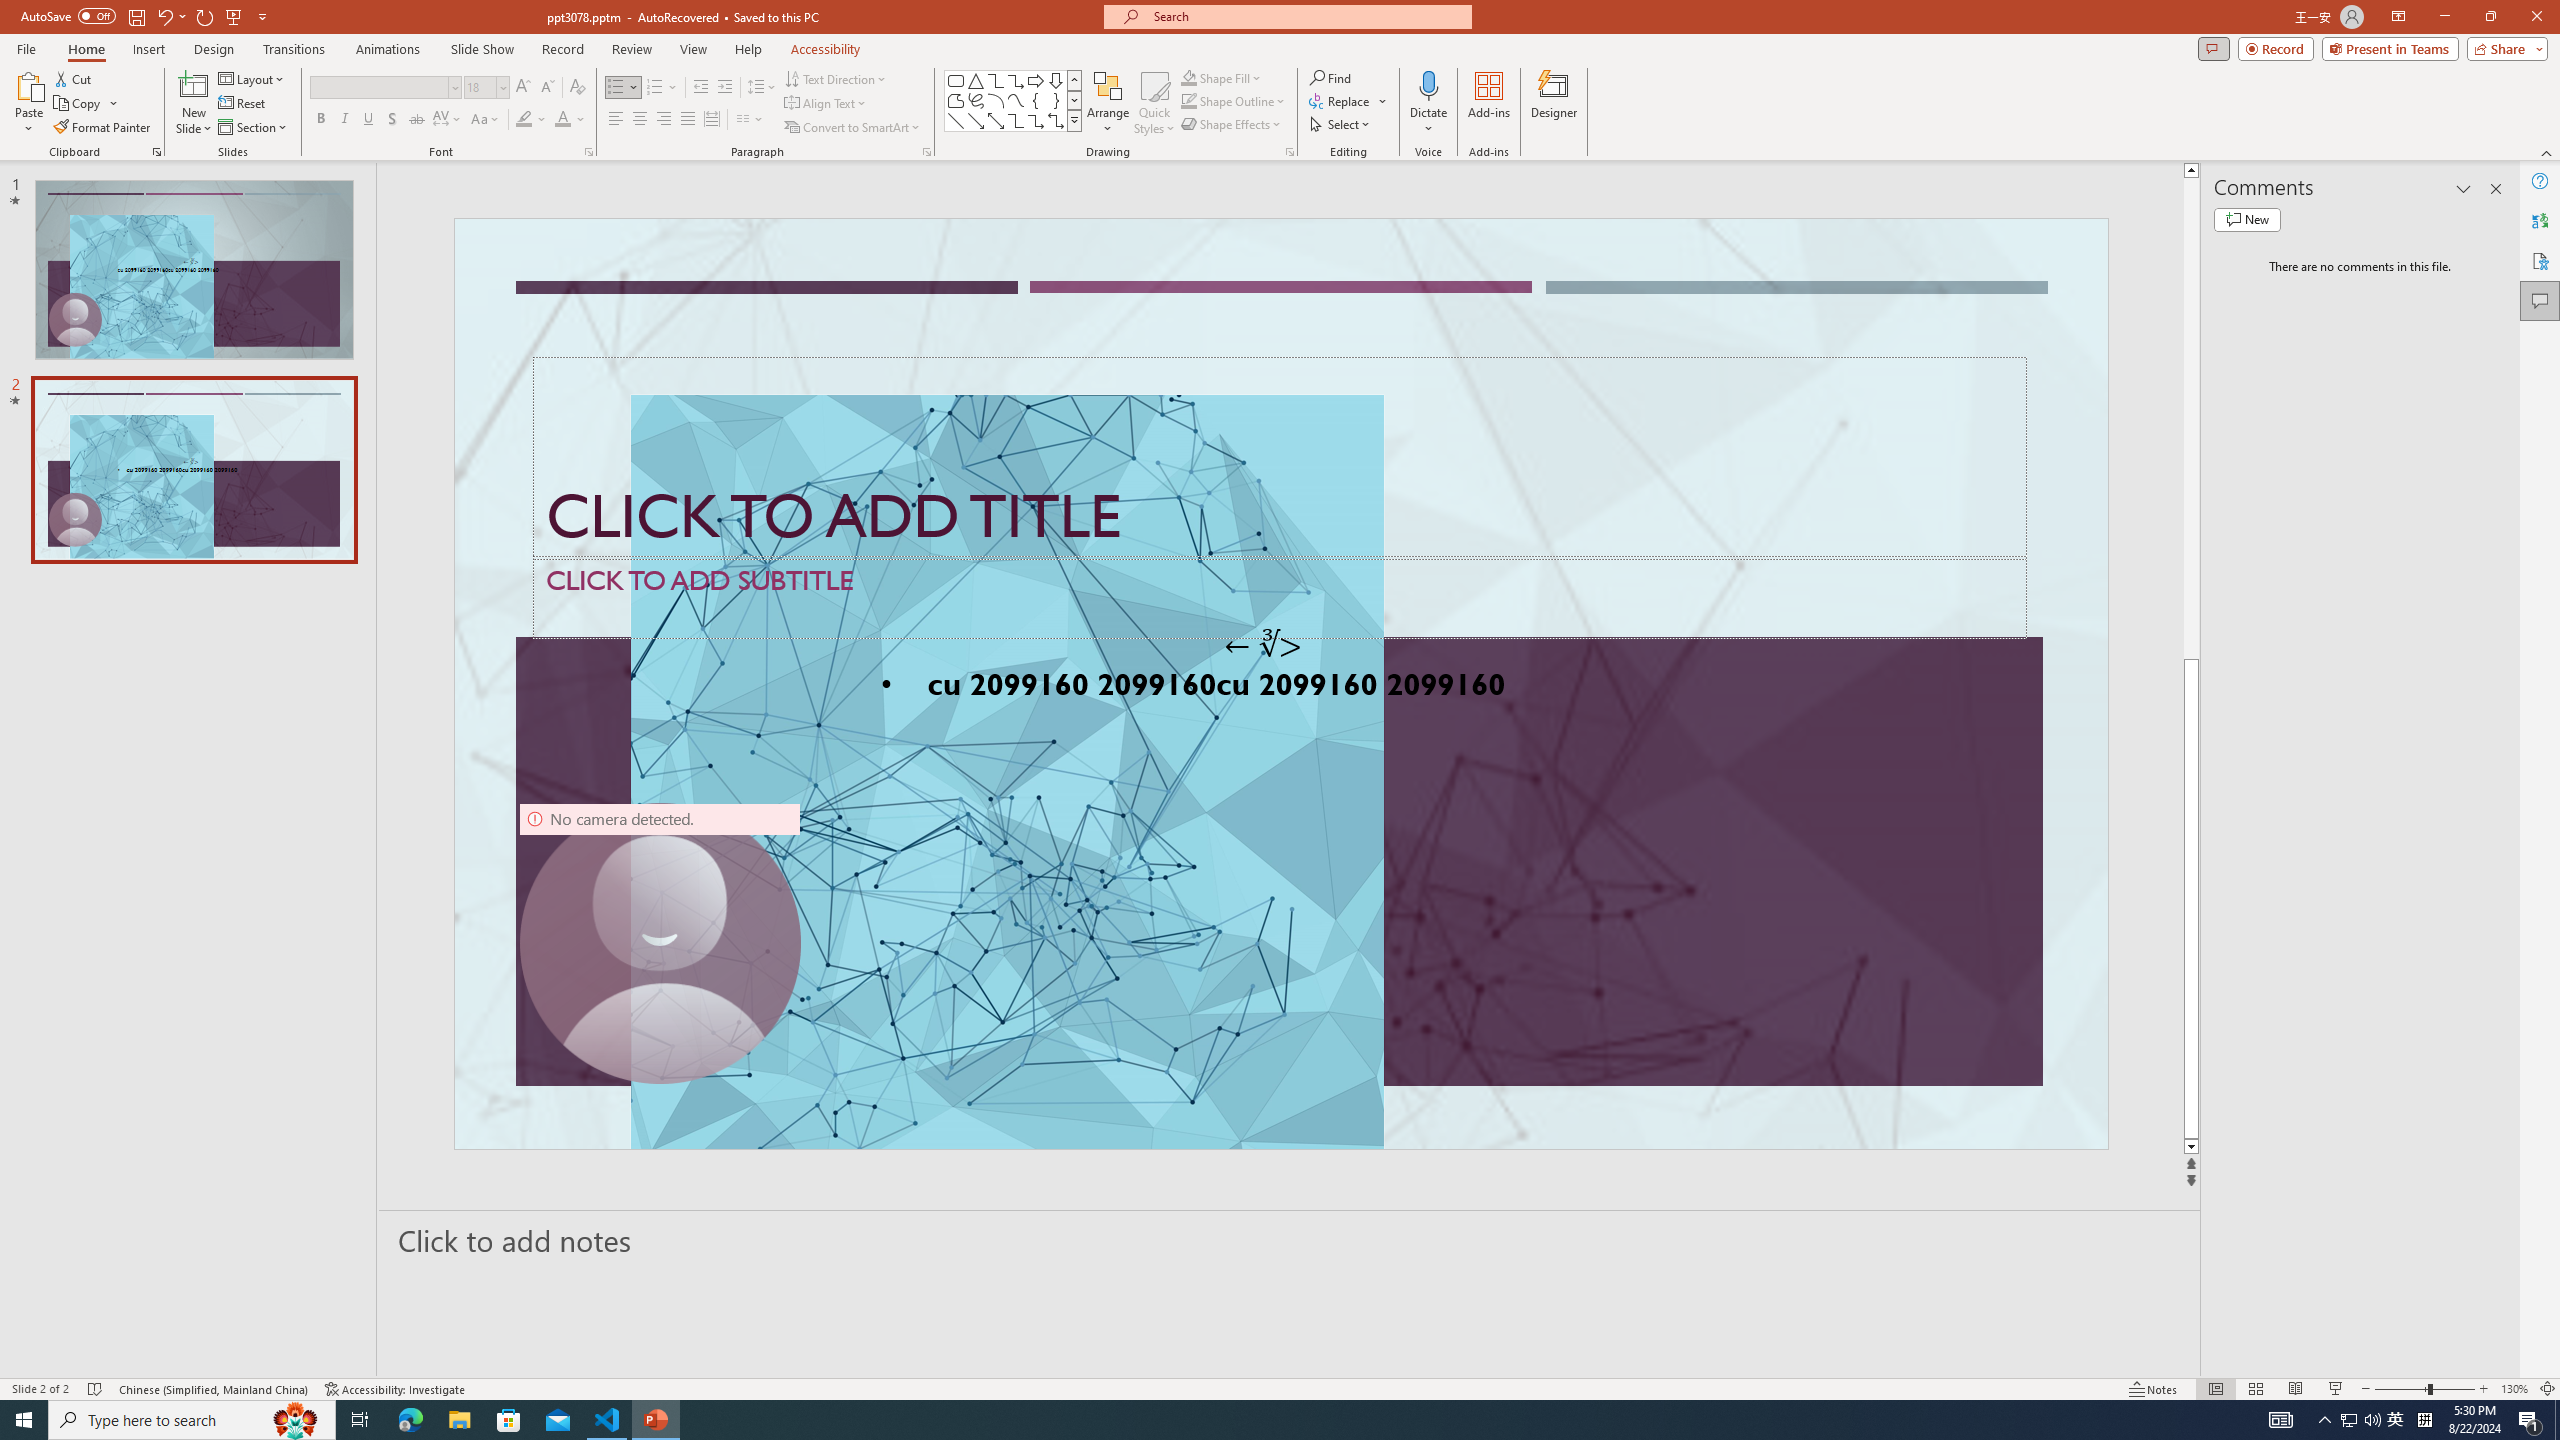  Describe the element at coordinates (615, 87) in the screenshot. I see `'Bullets'` at that location.